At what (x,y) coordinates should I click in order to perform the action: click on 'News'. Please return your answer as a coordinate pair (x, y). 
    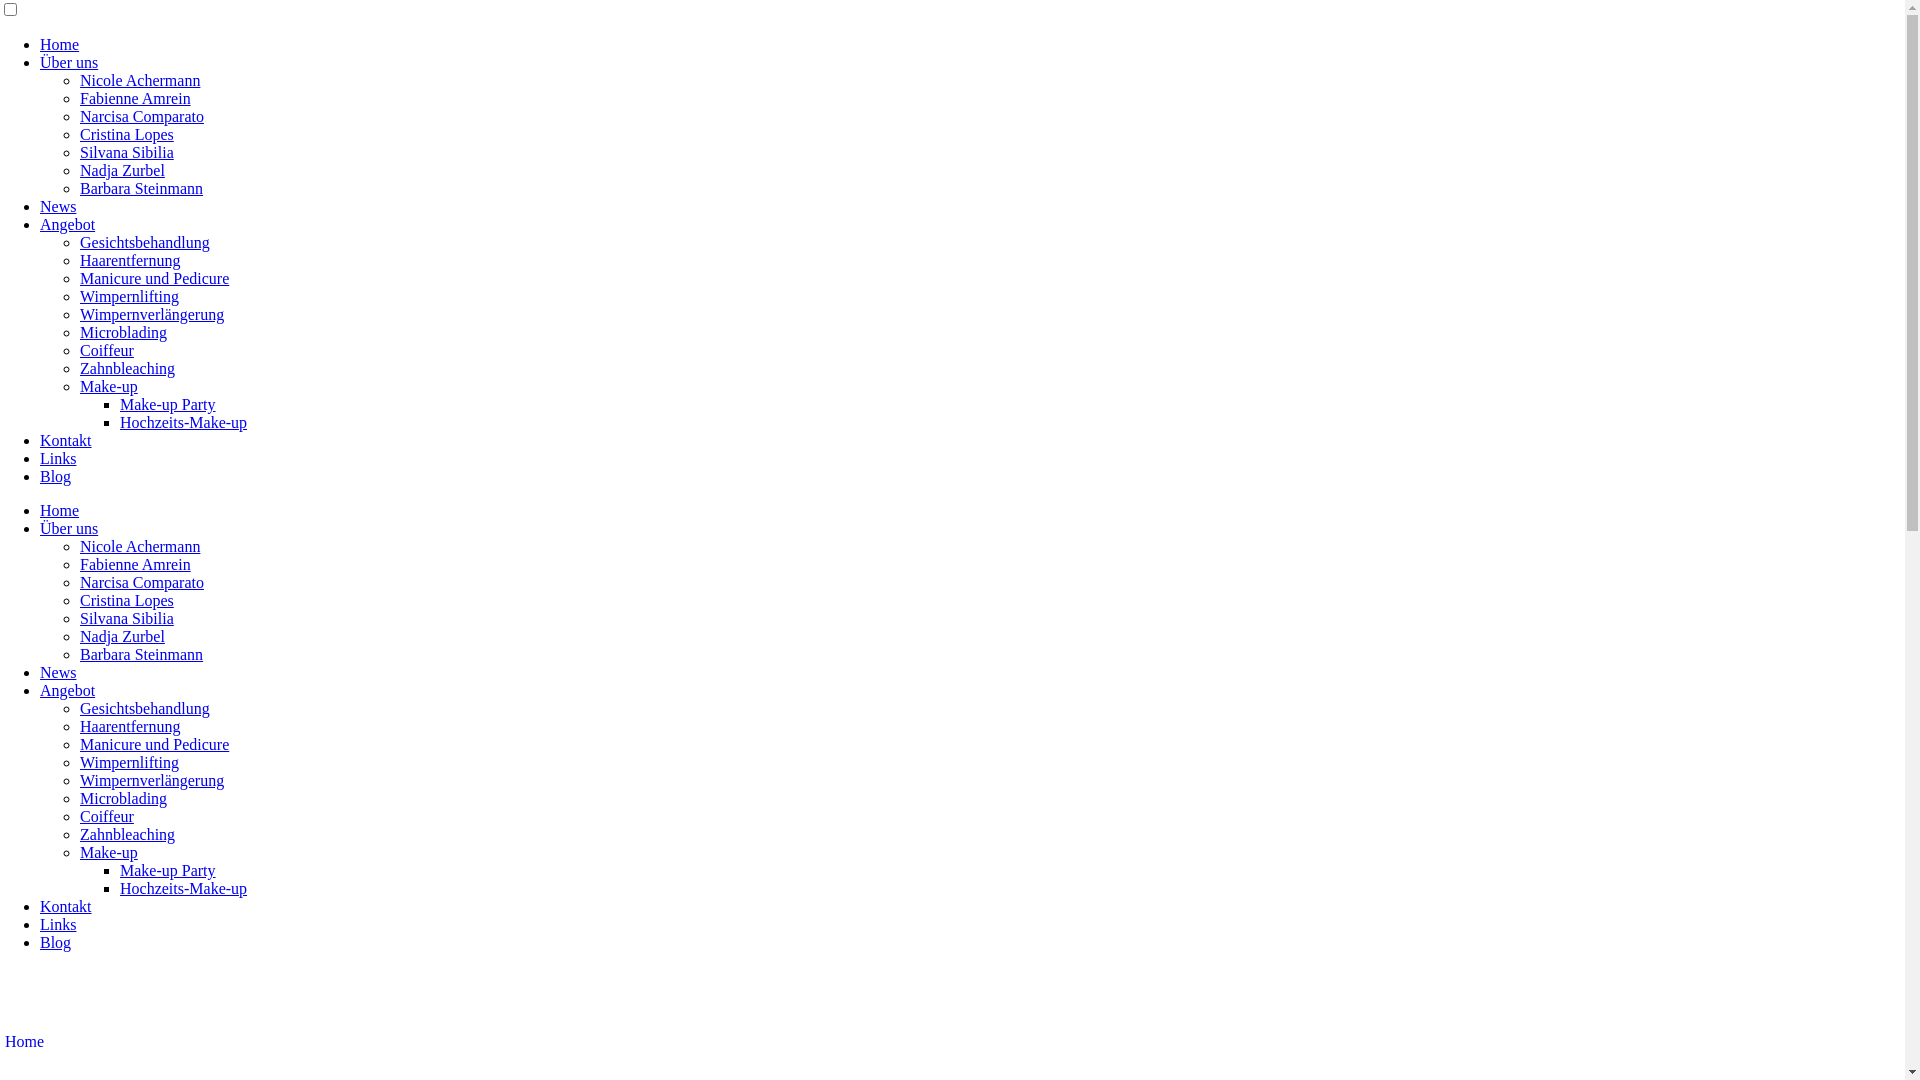
    Looking at the image, I should click on (57, 672).